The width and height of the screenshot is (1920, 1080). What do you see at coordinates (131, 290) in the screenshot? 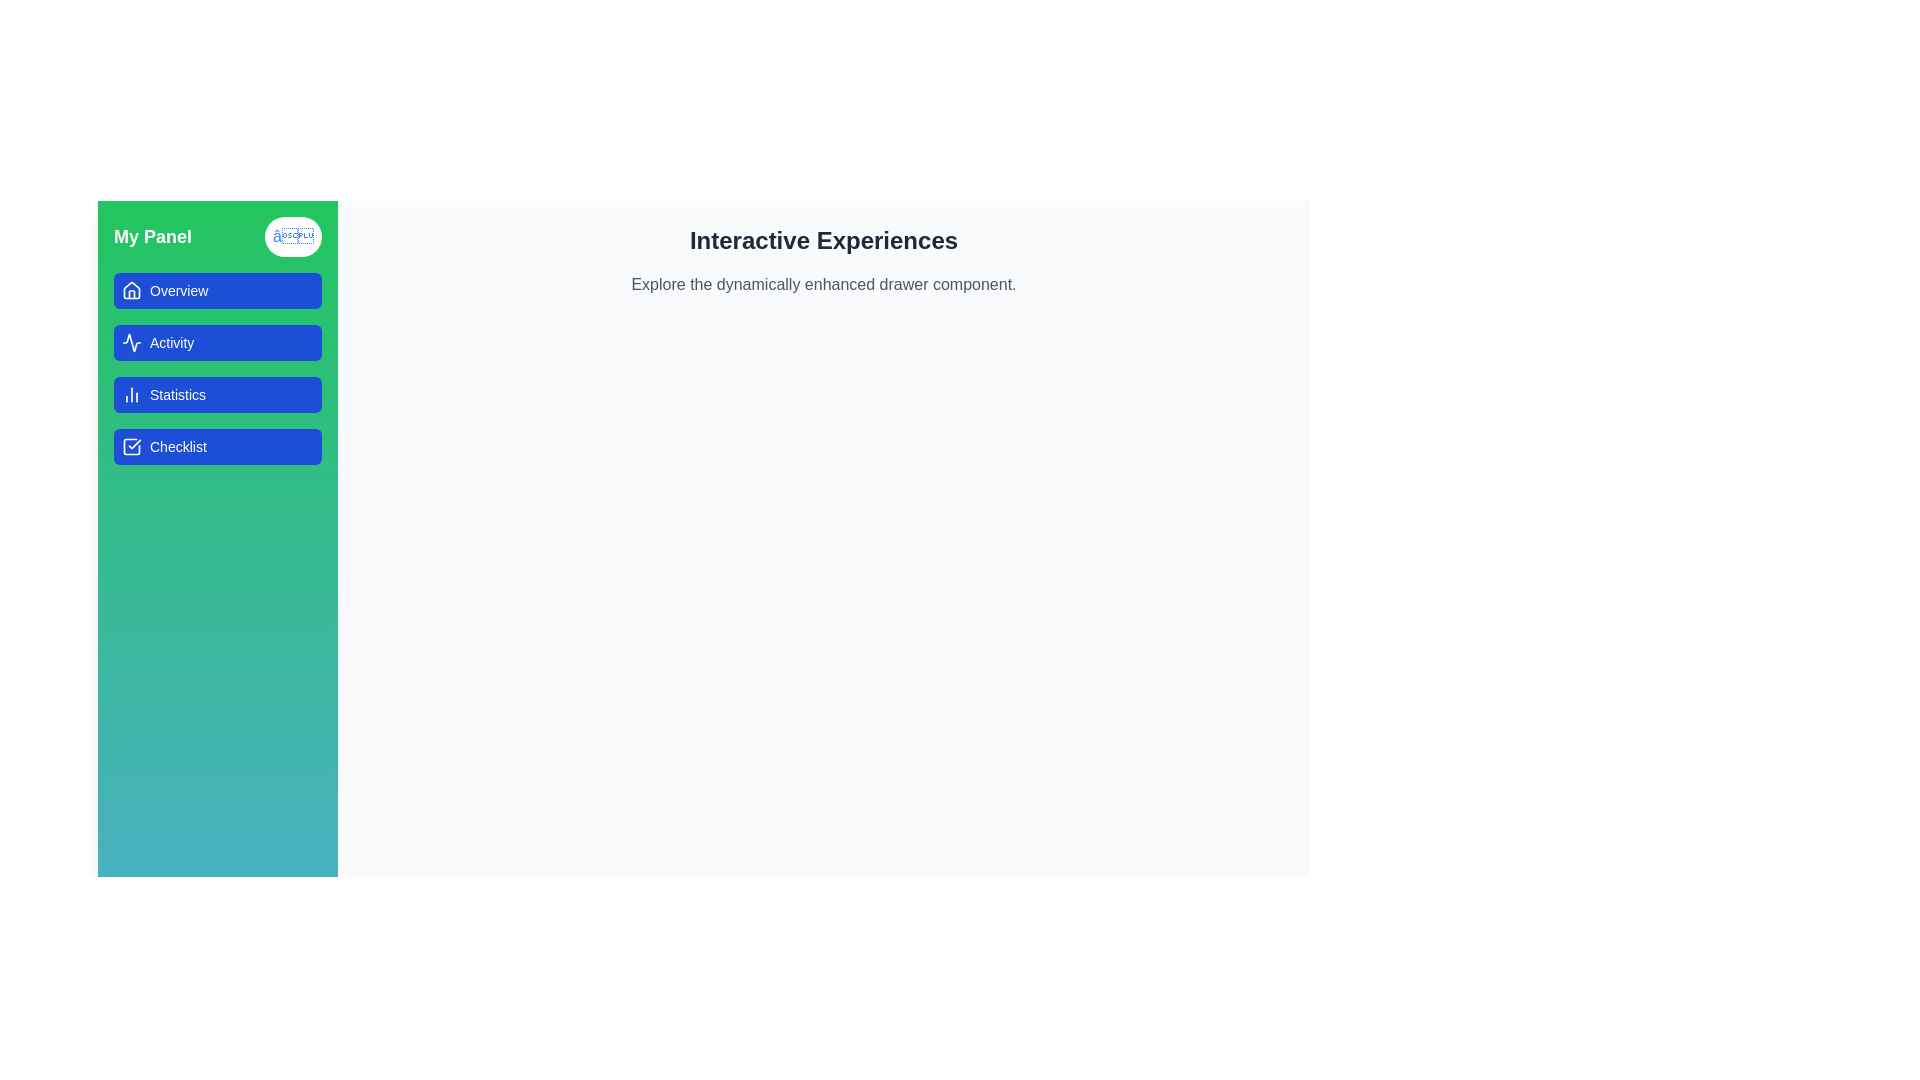
I see `the 'Overview' button on the green vertical sidebar` at bounding box center [131, 290].